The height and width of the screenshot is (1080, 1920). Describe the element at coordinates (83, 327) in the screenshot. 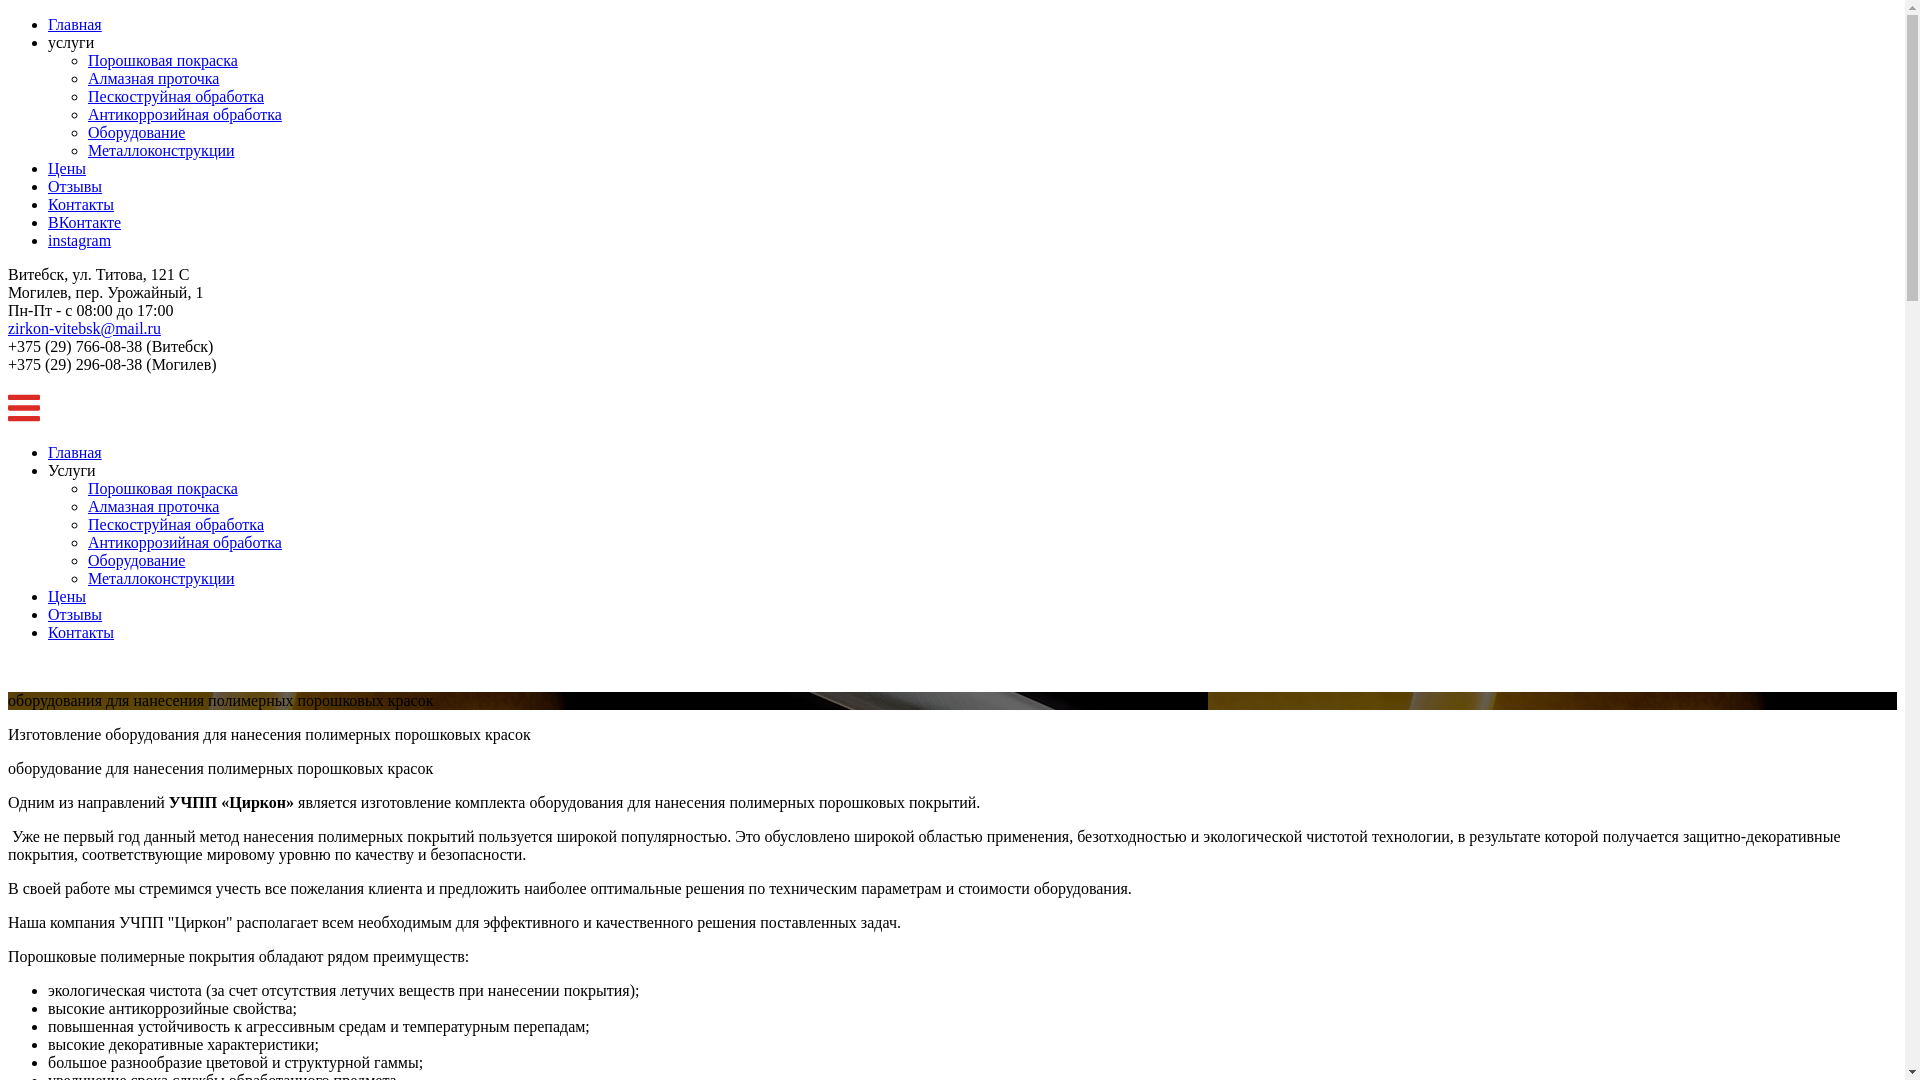

I see `'zirkon-vitebsk@mail.ru'` at that location.